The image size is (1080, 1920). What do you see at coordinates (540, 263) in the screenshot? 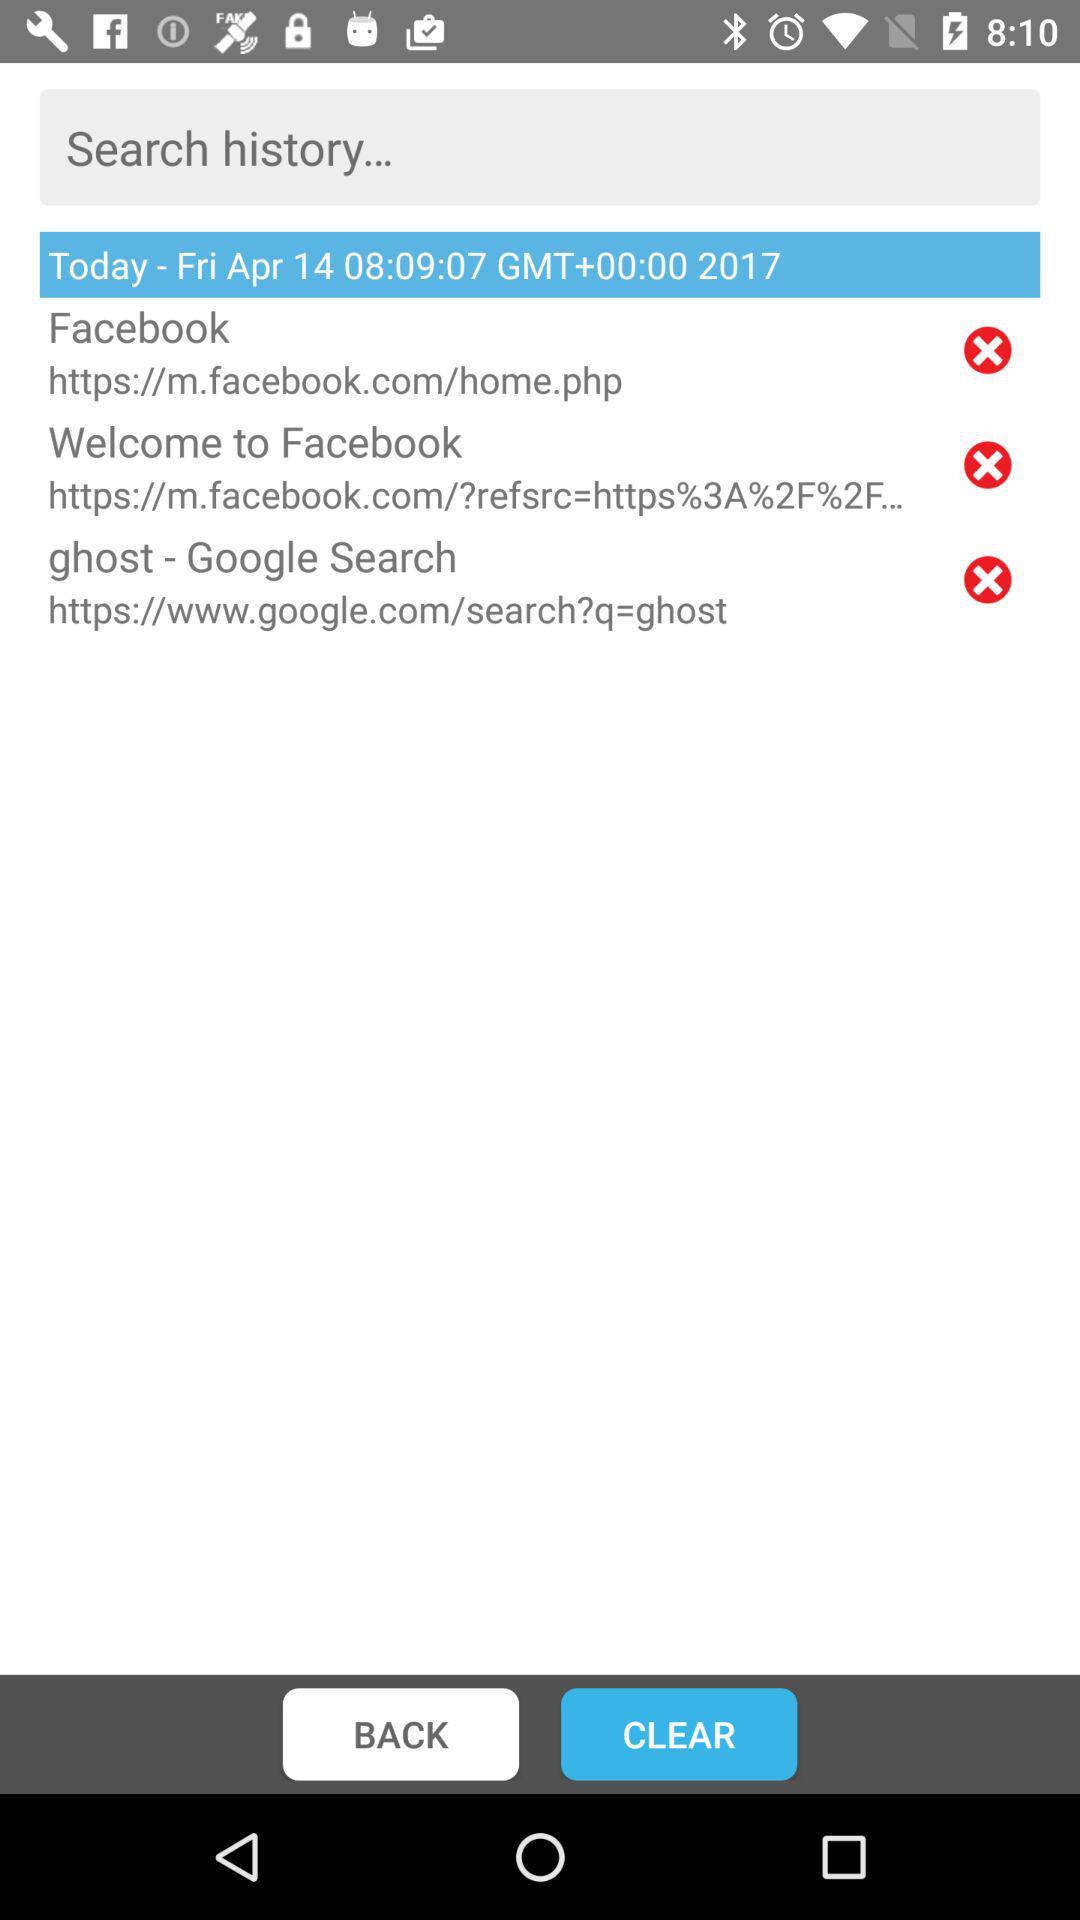
I see `the today fri apr item` at bounding box center [540, 263].